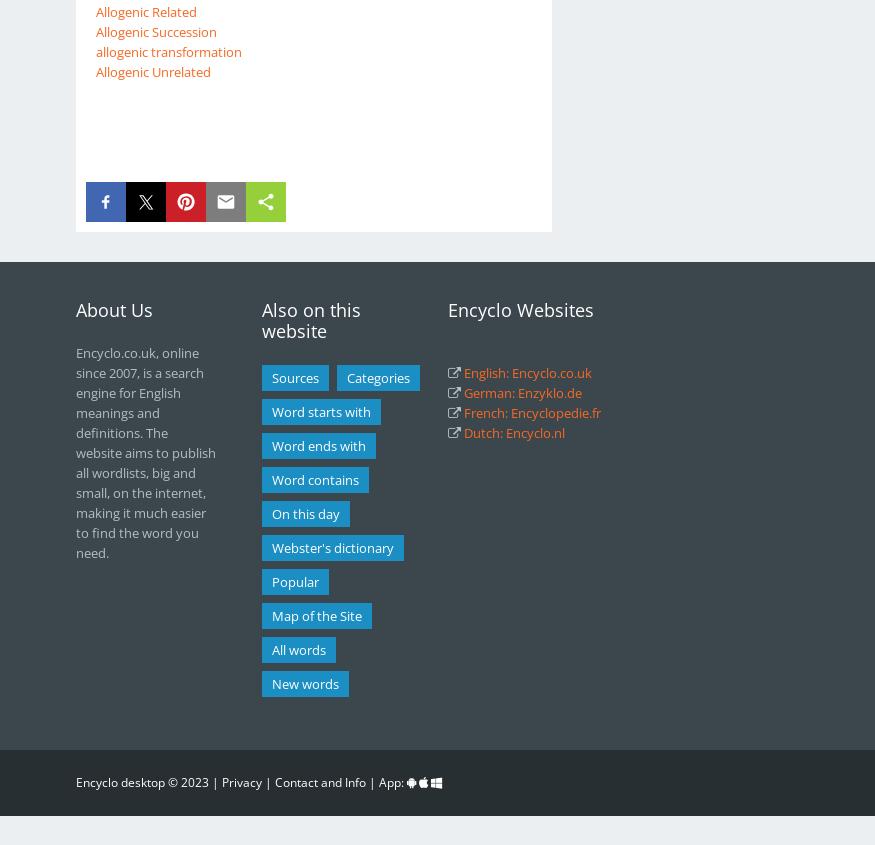  I want to click on 'About Us', so click(74, 309).